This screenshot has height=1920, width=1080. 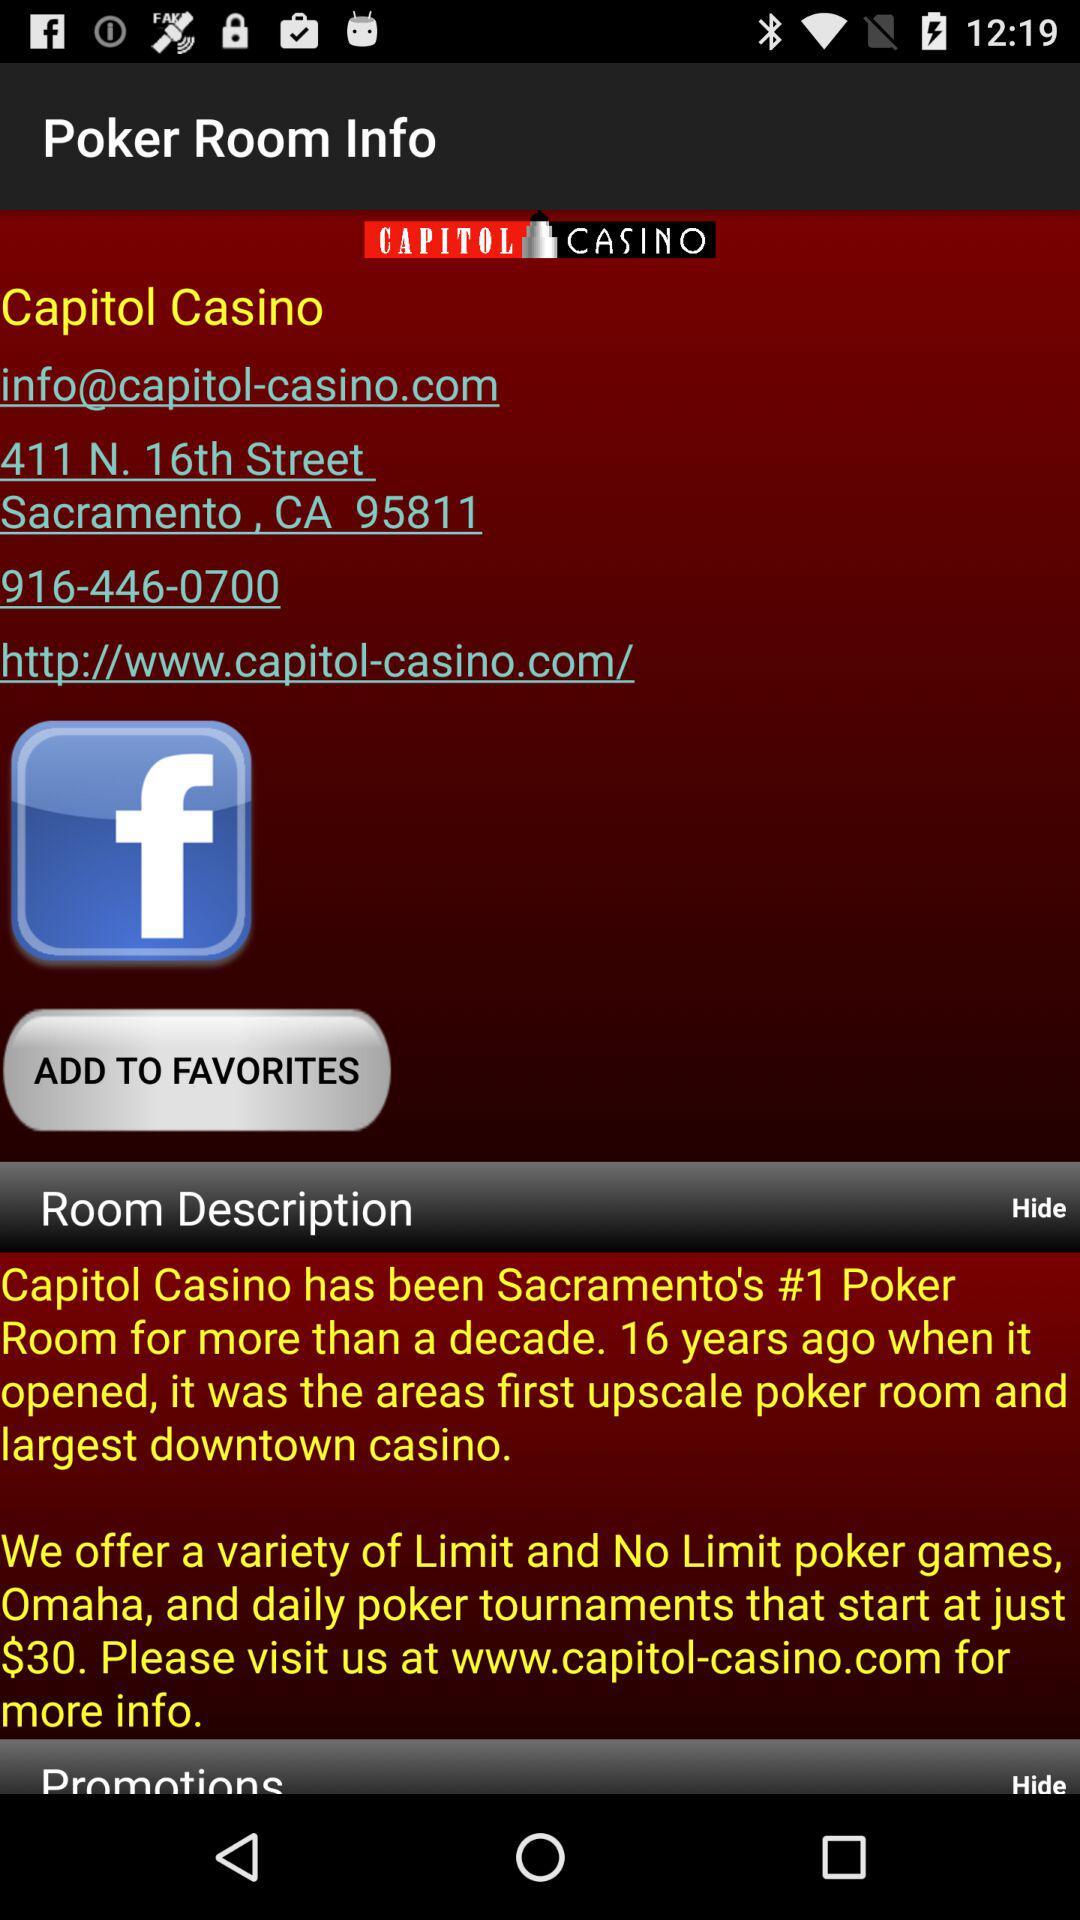 I want to click on the app below 411 n 16th, so click(x=139, y=576).